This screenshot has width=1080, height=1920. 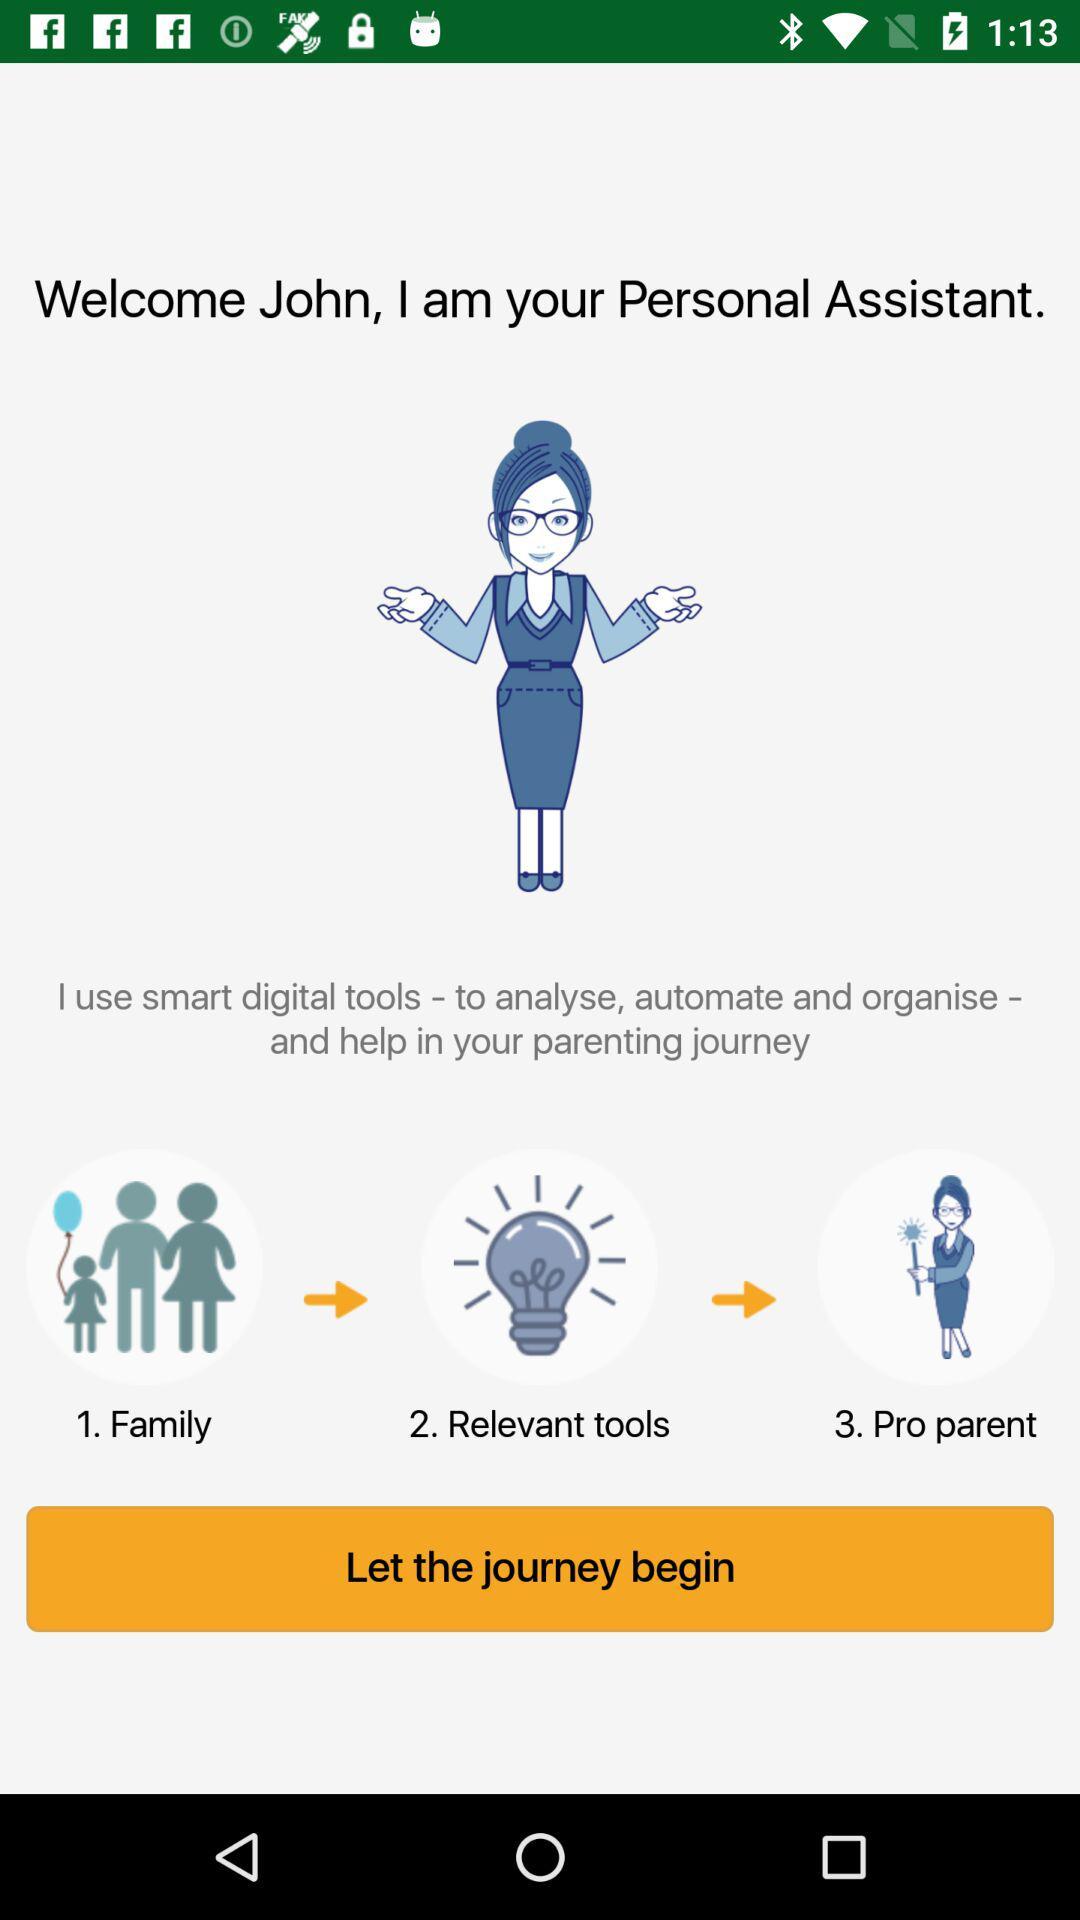 What do you see at coordinates (540, 1568) in the screenshot?
I see `the let the journey` at bounding box center [540, 1568].